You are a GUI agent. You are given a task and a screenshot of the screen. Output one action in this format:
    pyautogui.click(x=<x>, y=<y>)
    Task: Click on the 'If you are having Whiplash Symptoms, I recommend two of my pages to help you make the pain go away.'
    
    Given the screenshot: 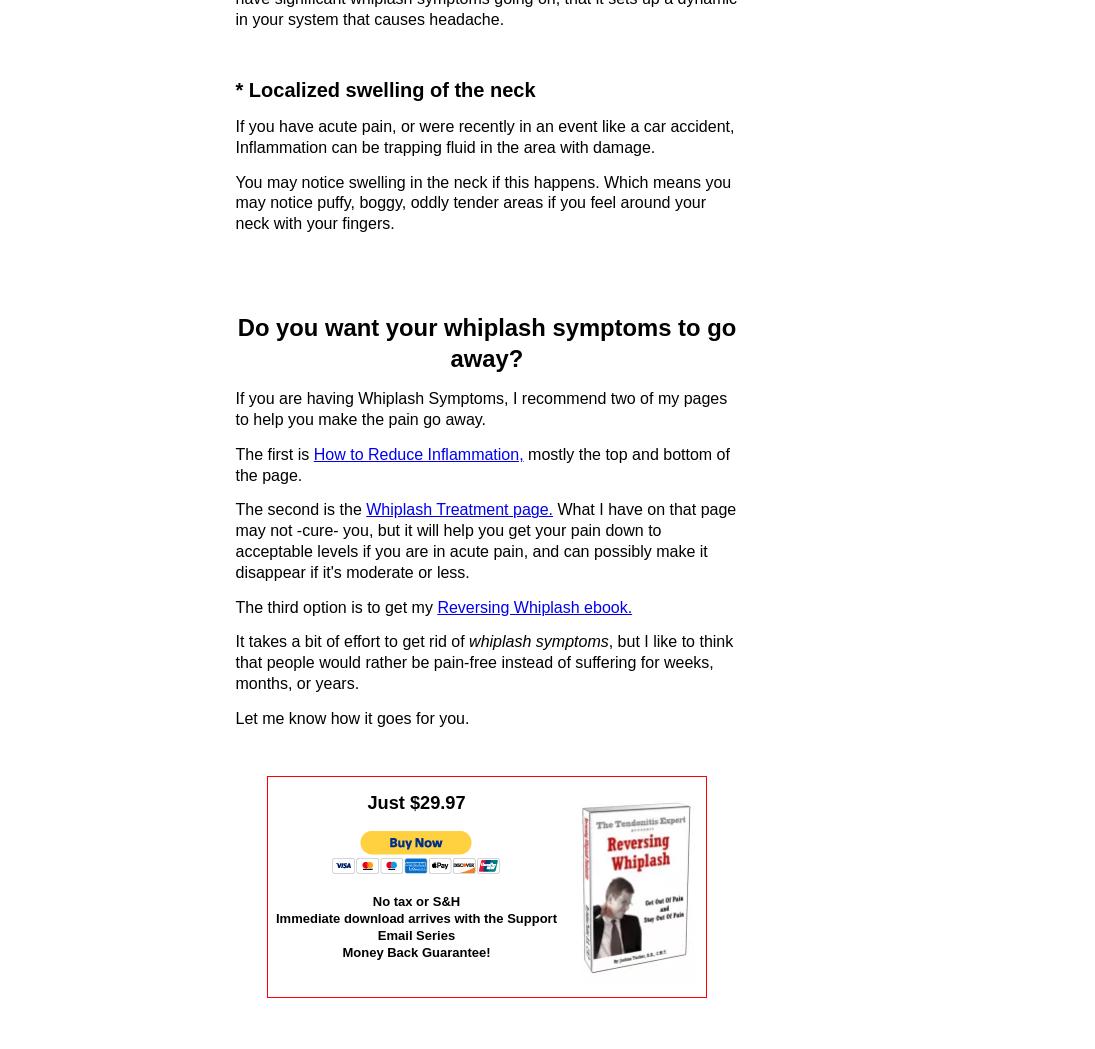 What is the action you would take?
    pyautogui.click(x=480, y=408)
    